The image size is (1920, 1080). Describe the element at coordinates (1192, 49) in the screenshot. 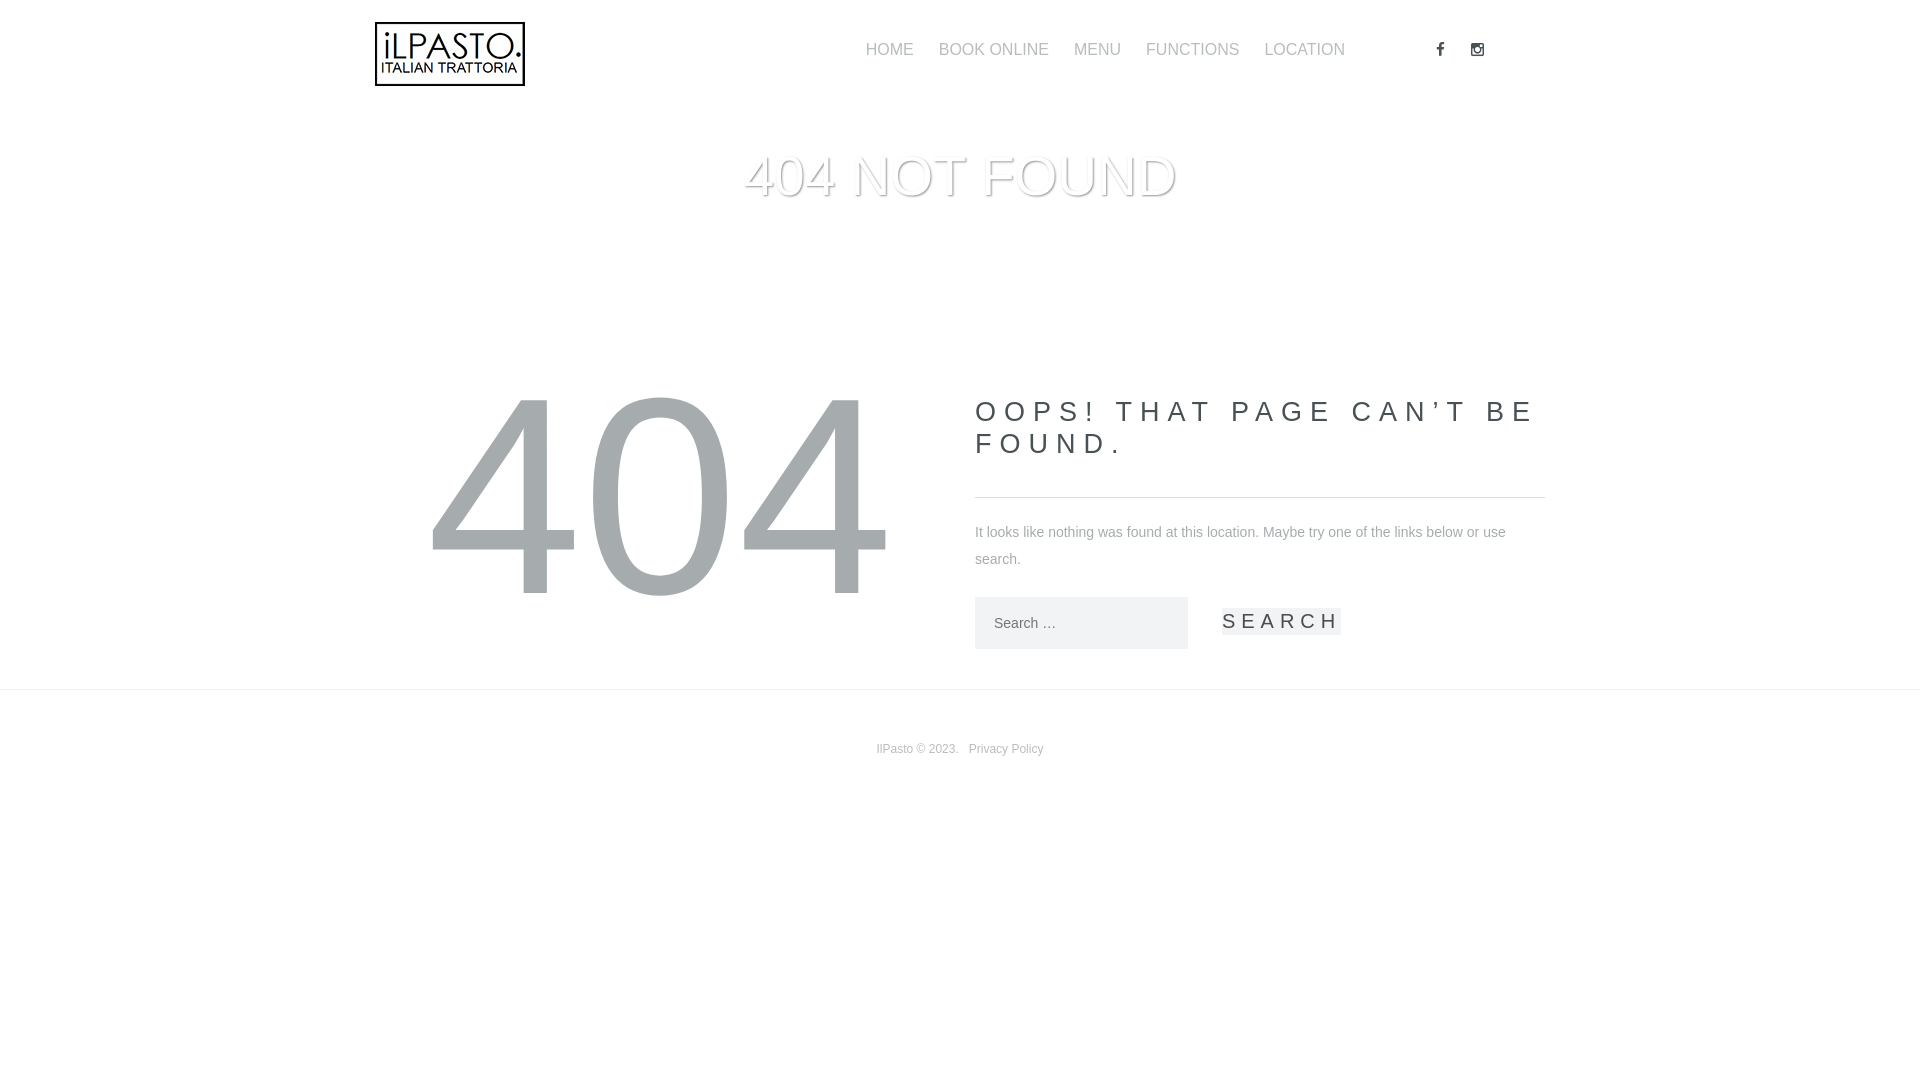

I see `'FUNCTIONS'` at that location.